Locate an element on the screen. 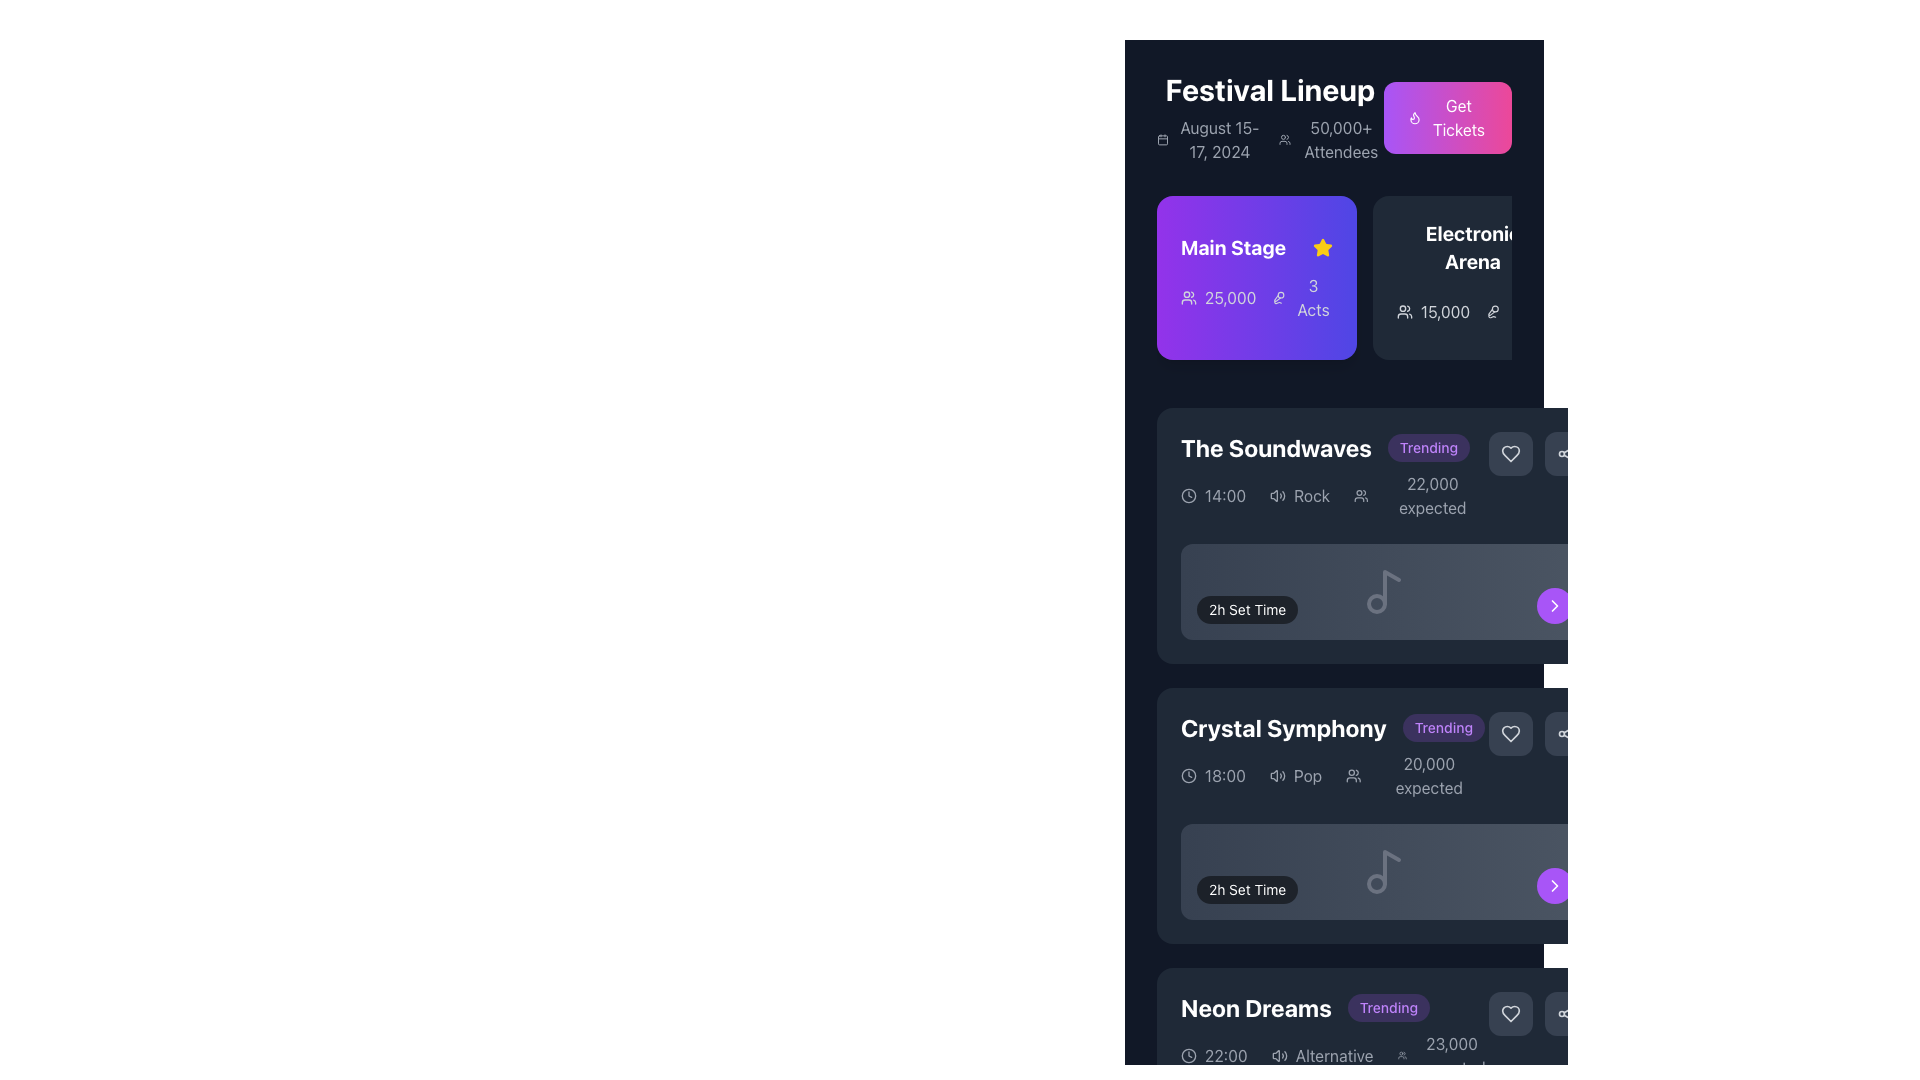 The image size is (1920, 1080). information displayed in the text with icon located under the 'Festival Lineup' heading, positioned to the right of the 'August 15-17, 2024' text and left of the pink 'Get Tickets' button is located at coordinates (1331, 138).